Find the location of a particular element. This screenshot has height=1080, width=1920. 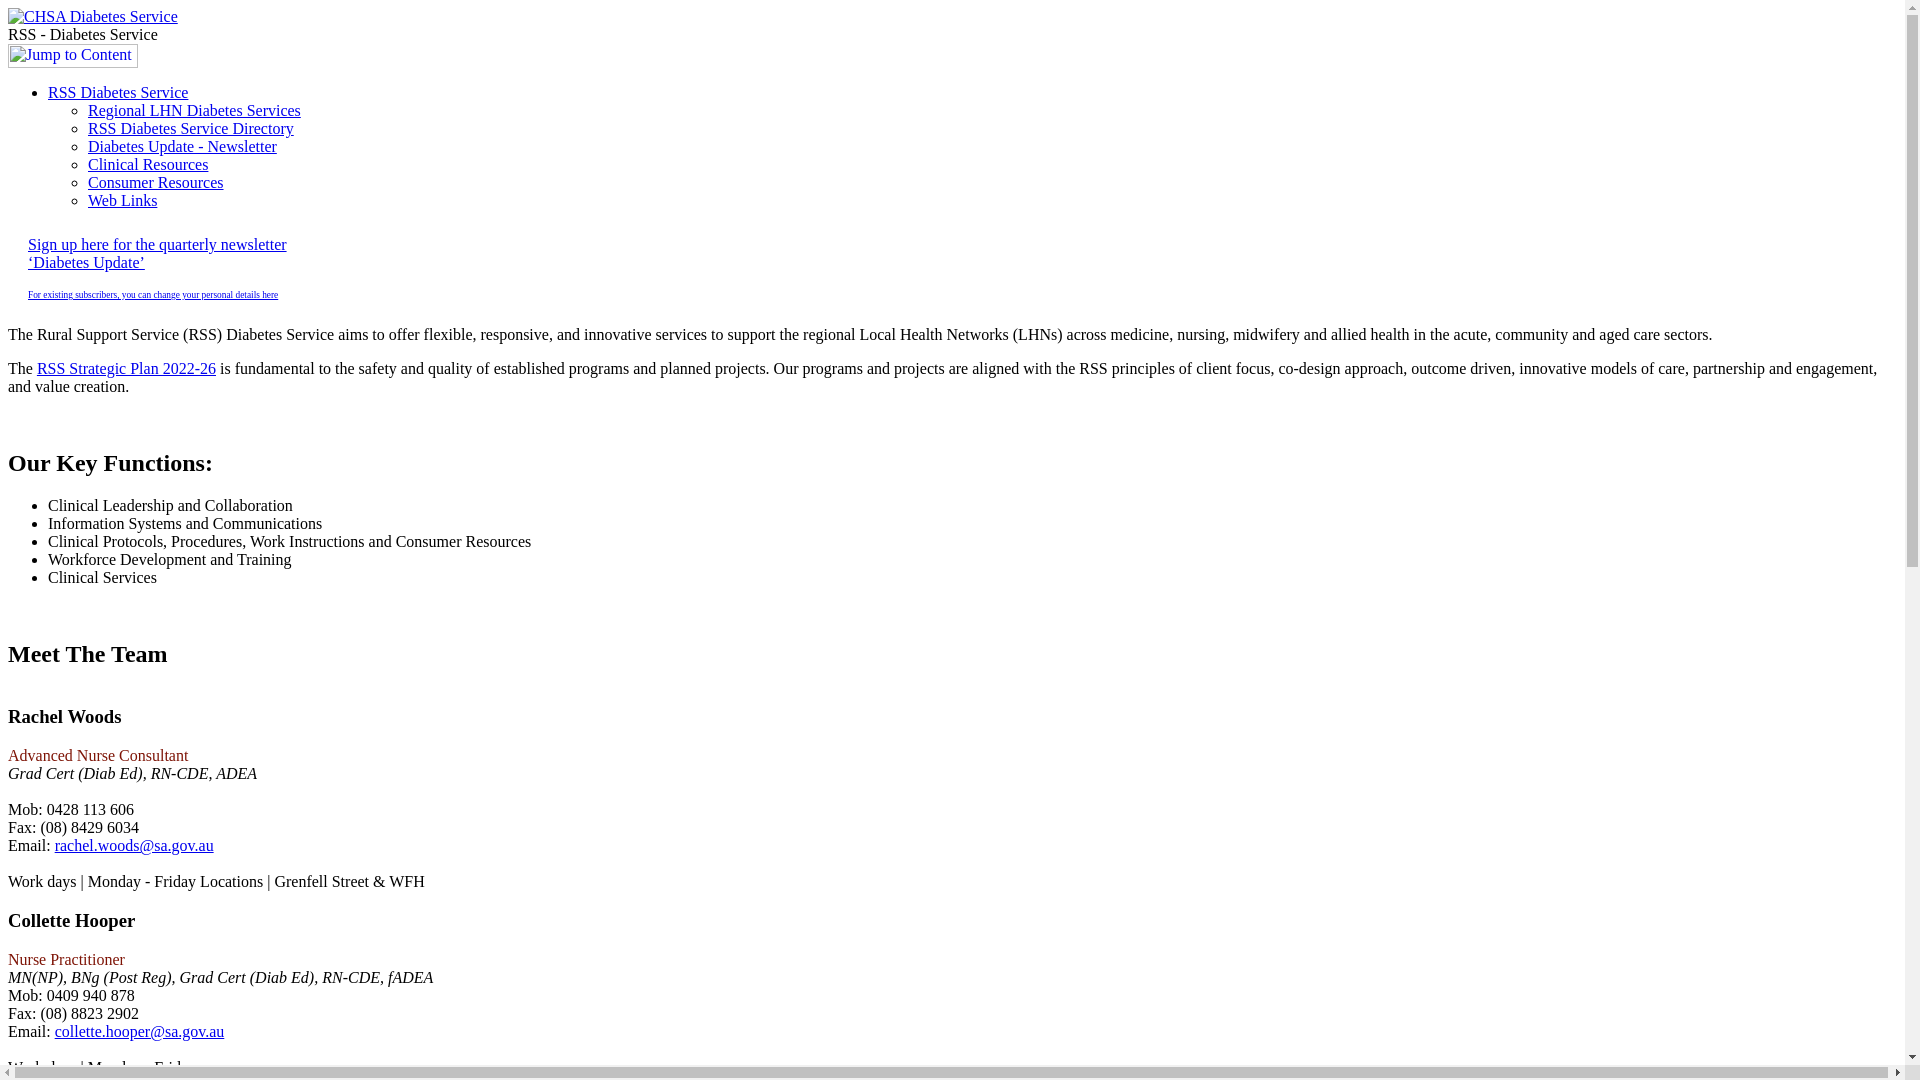

'rachel.woods@sa.gov.au' is located at coordinates (133, 845).